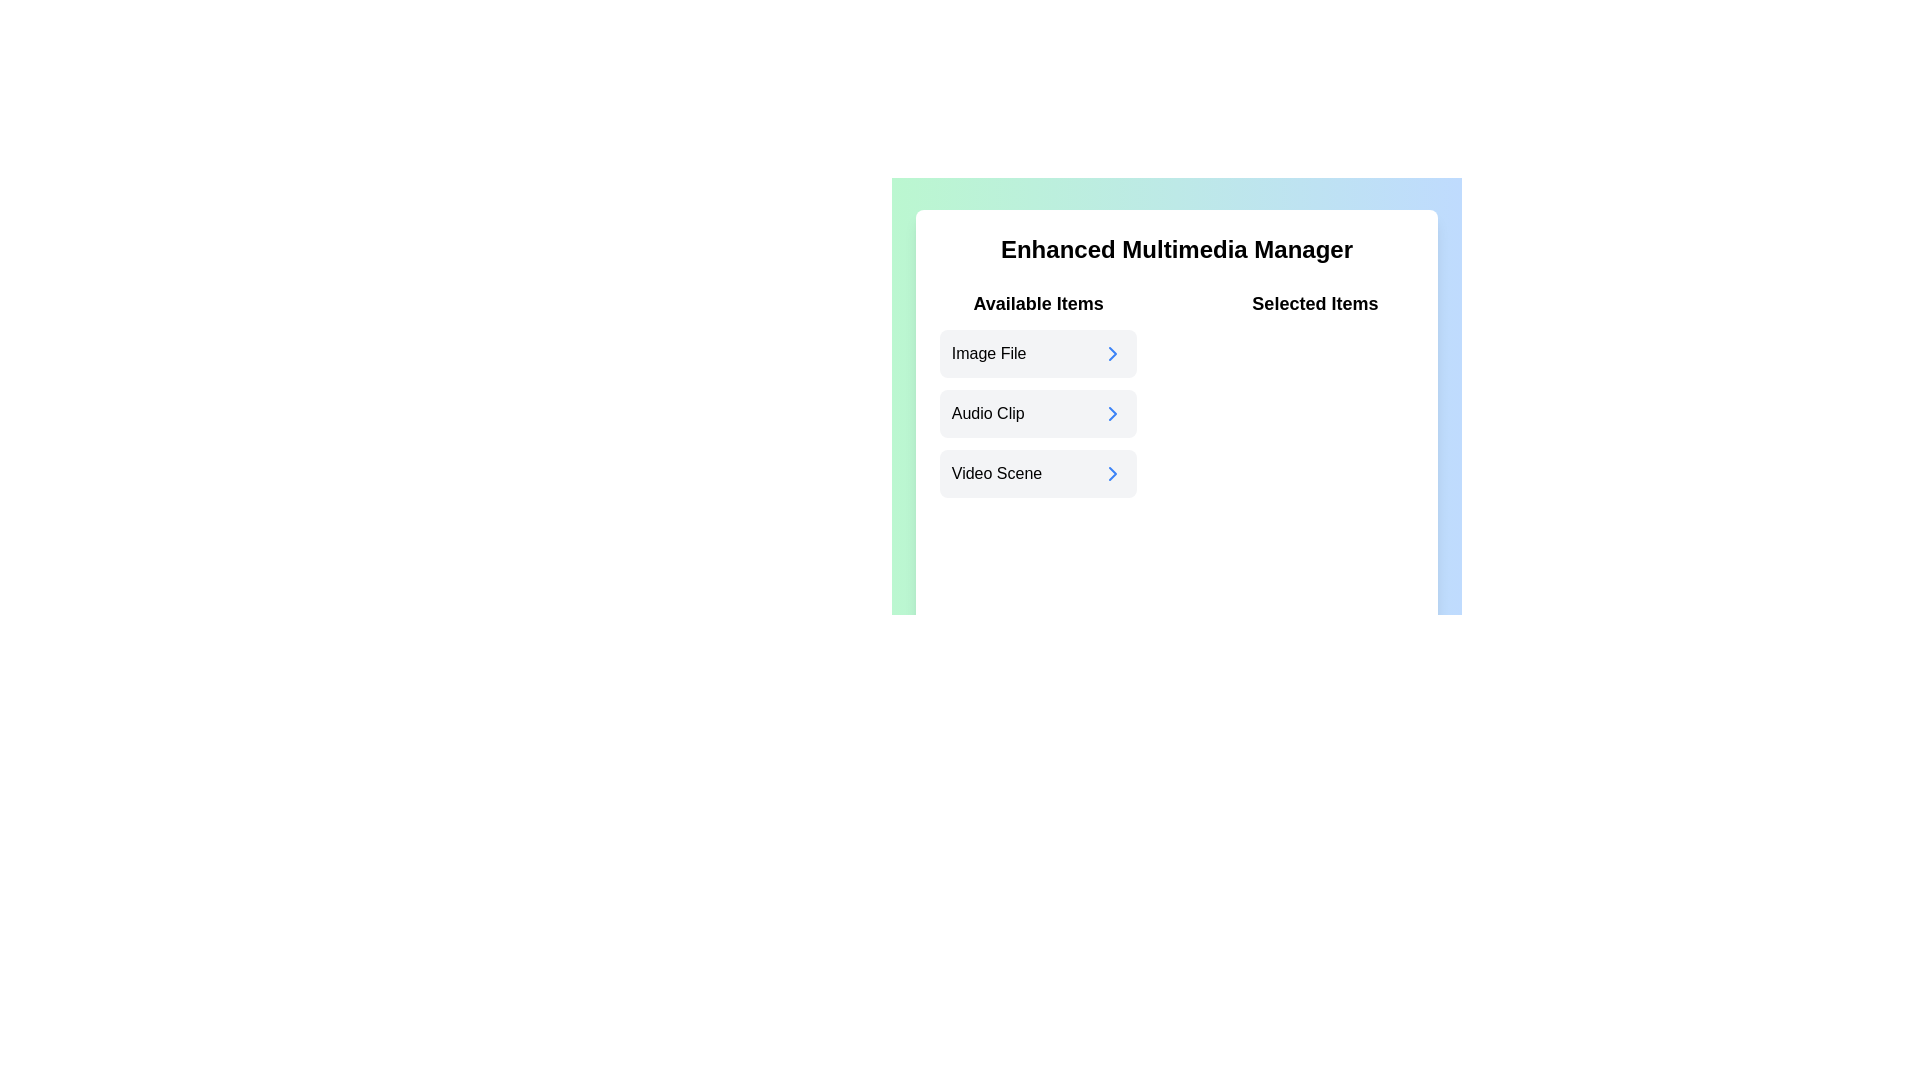 Image resolution: width=1920 pixels, height=1080 pixels. I want to click on the 'Audio Clip' text label, which is located within a card in the 'Available Items' section of the interface, so click(988, 412).